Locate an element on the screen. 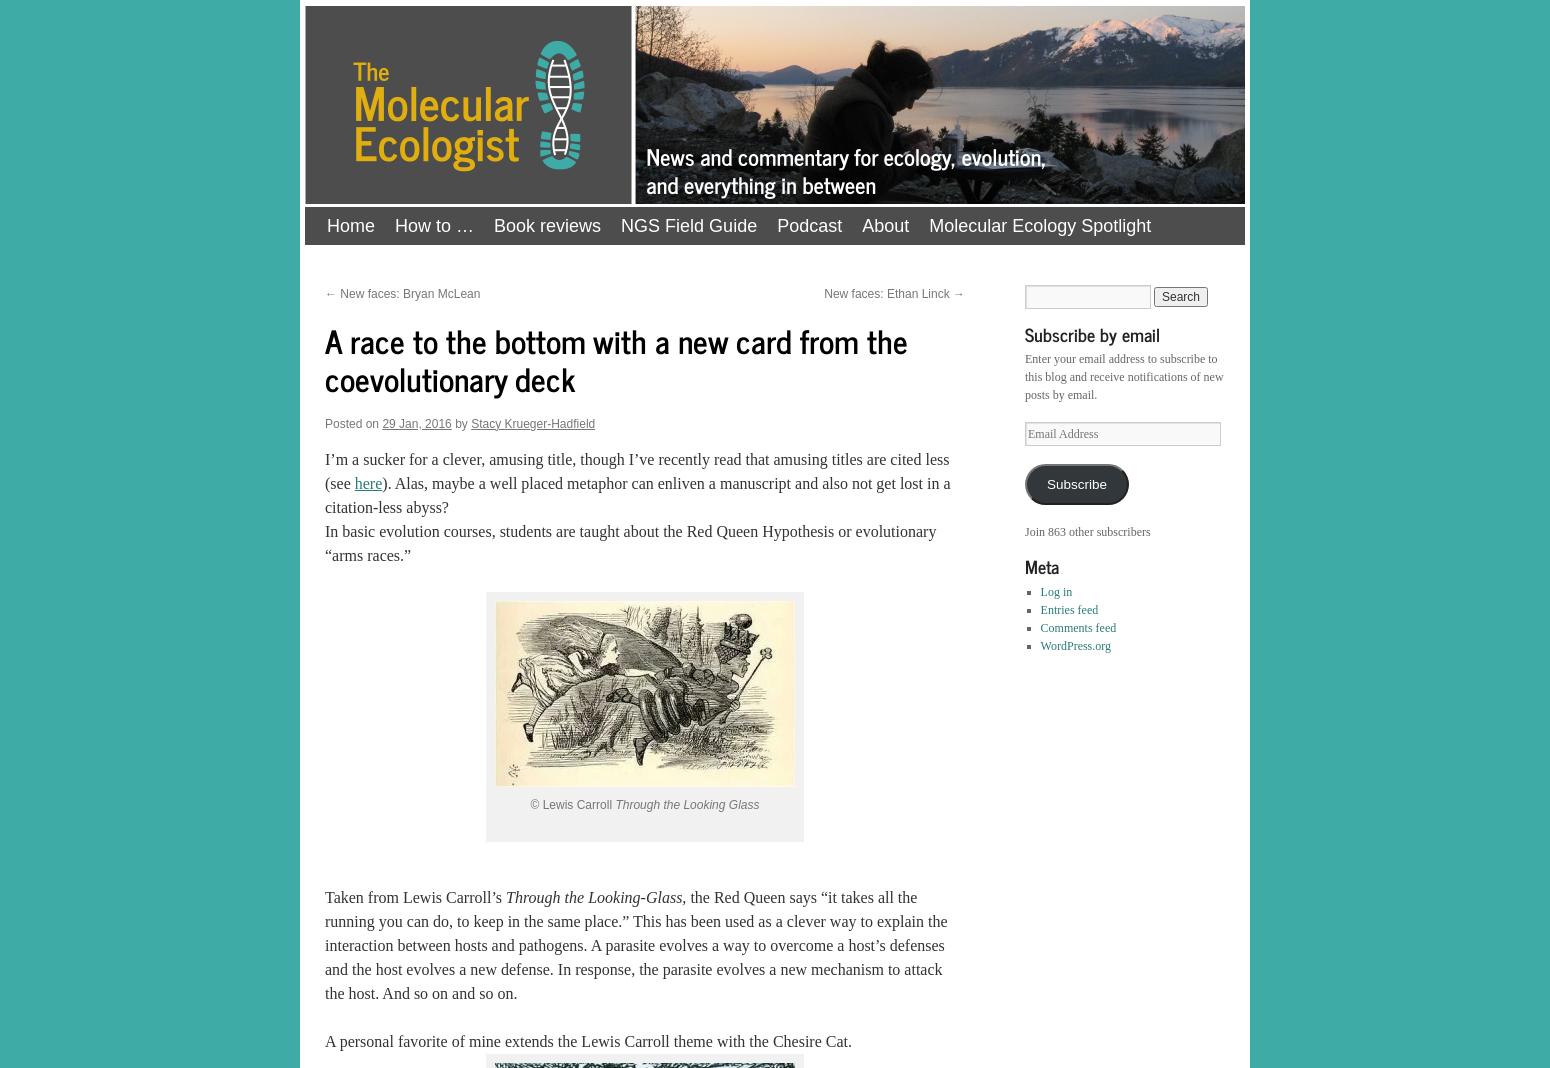  'Subscribe' is located at coordinates (1076, 484).